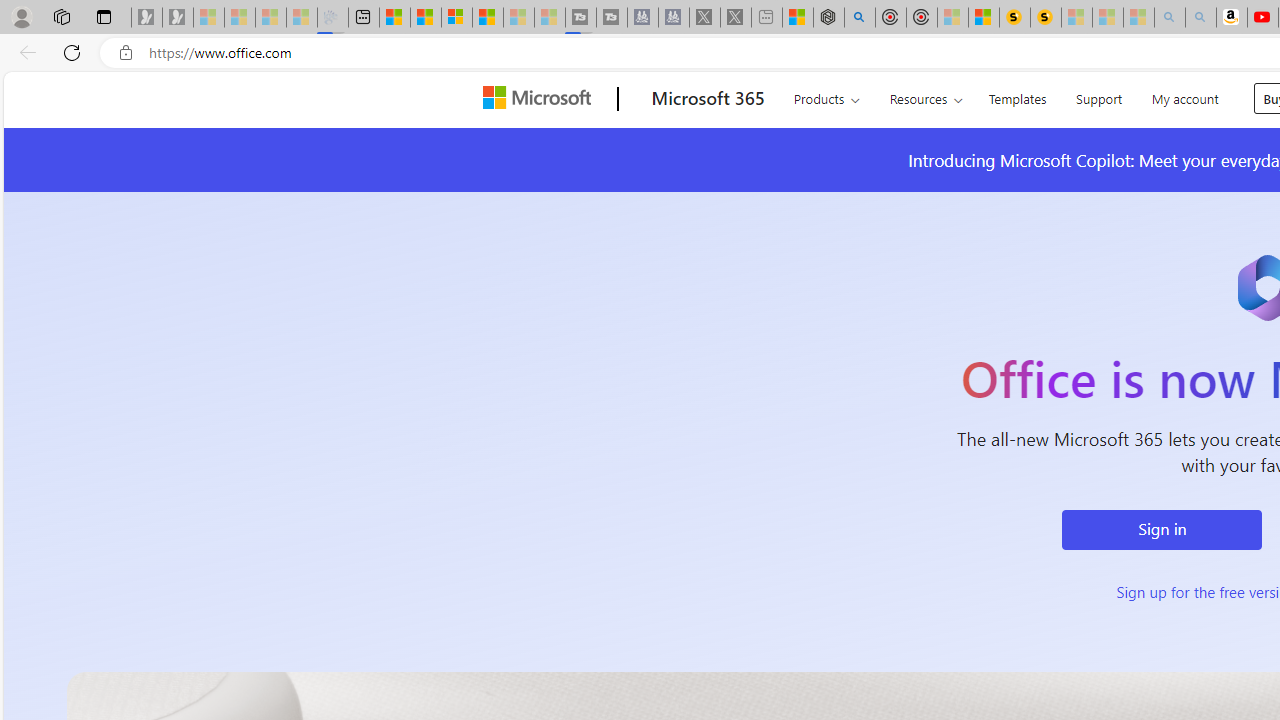  Describe the element at coordinates (707, 99) in the screenshot. I see `'Microsoft 365'` at that location.